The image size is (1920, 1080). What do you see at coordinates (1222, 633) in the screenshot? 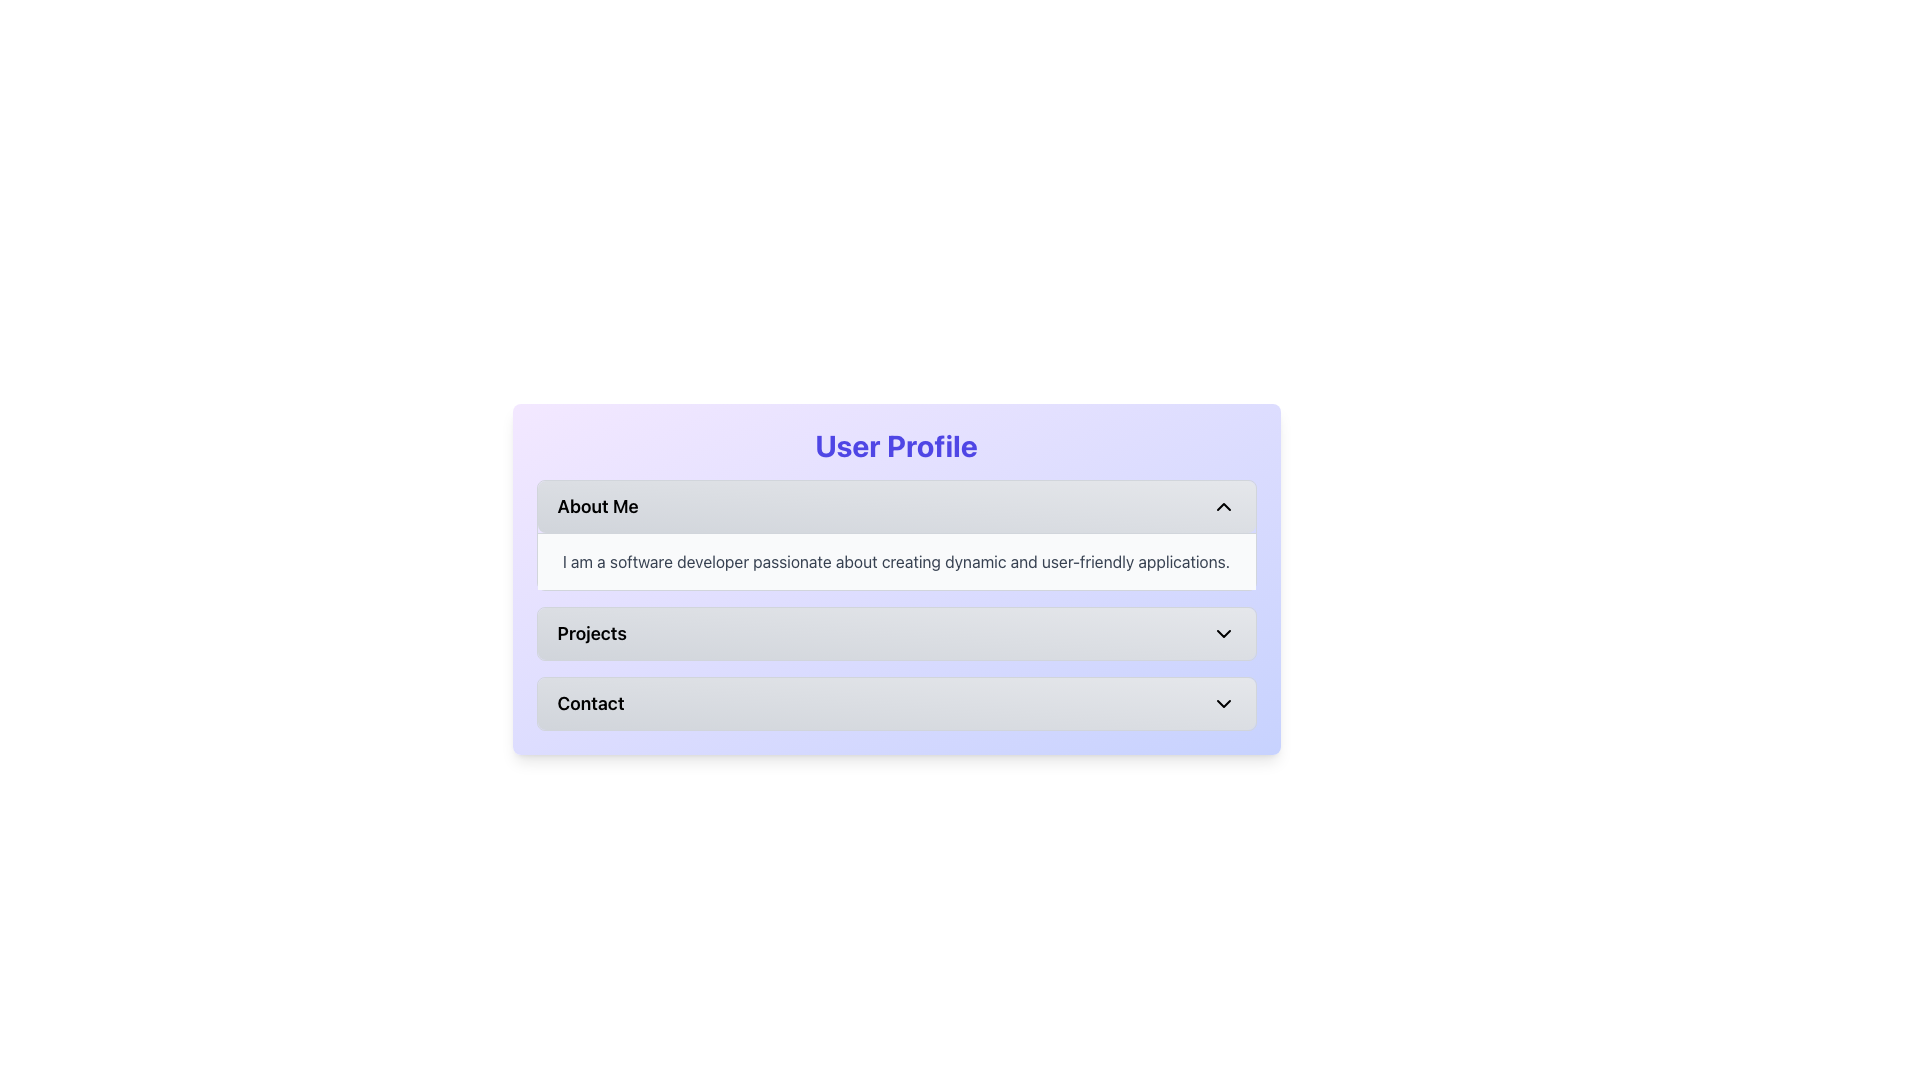
I see `the icon located to the far right of the 'Projects' button` at bounding box center [1222, 633].